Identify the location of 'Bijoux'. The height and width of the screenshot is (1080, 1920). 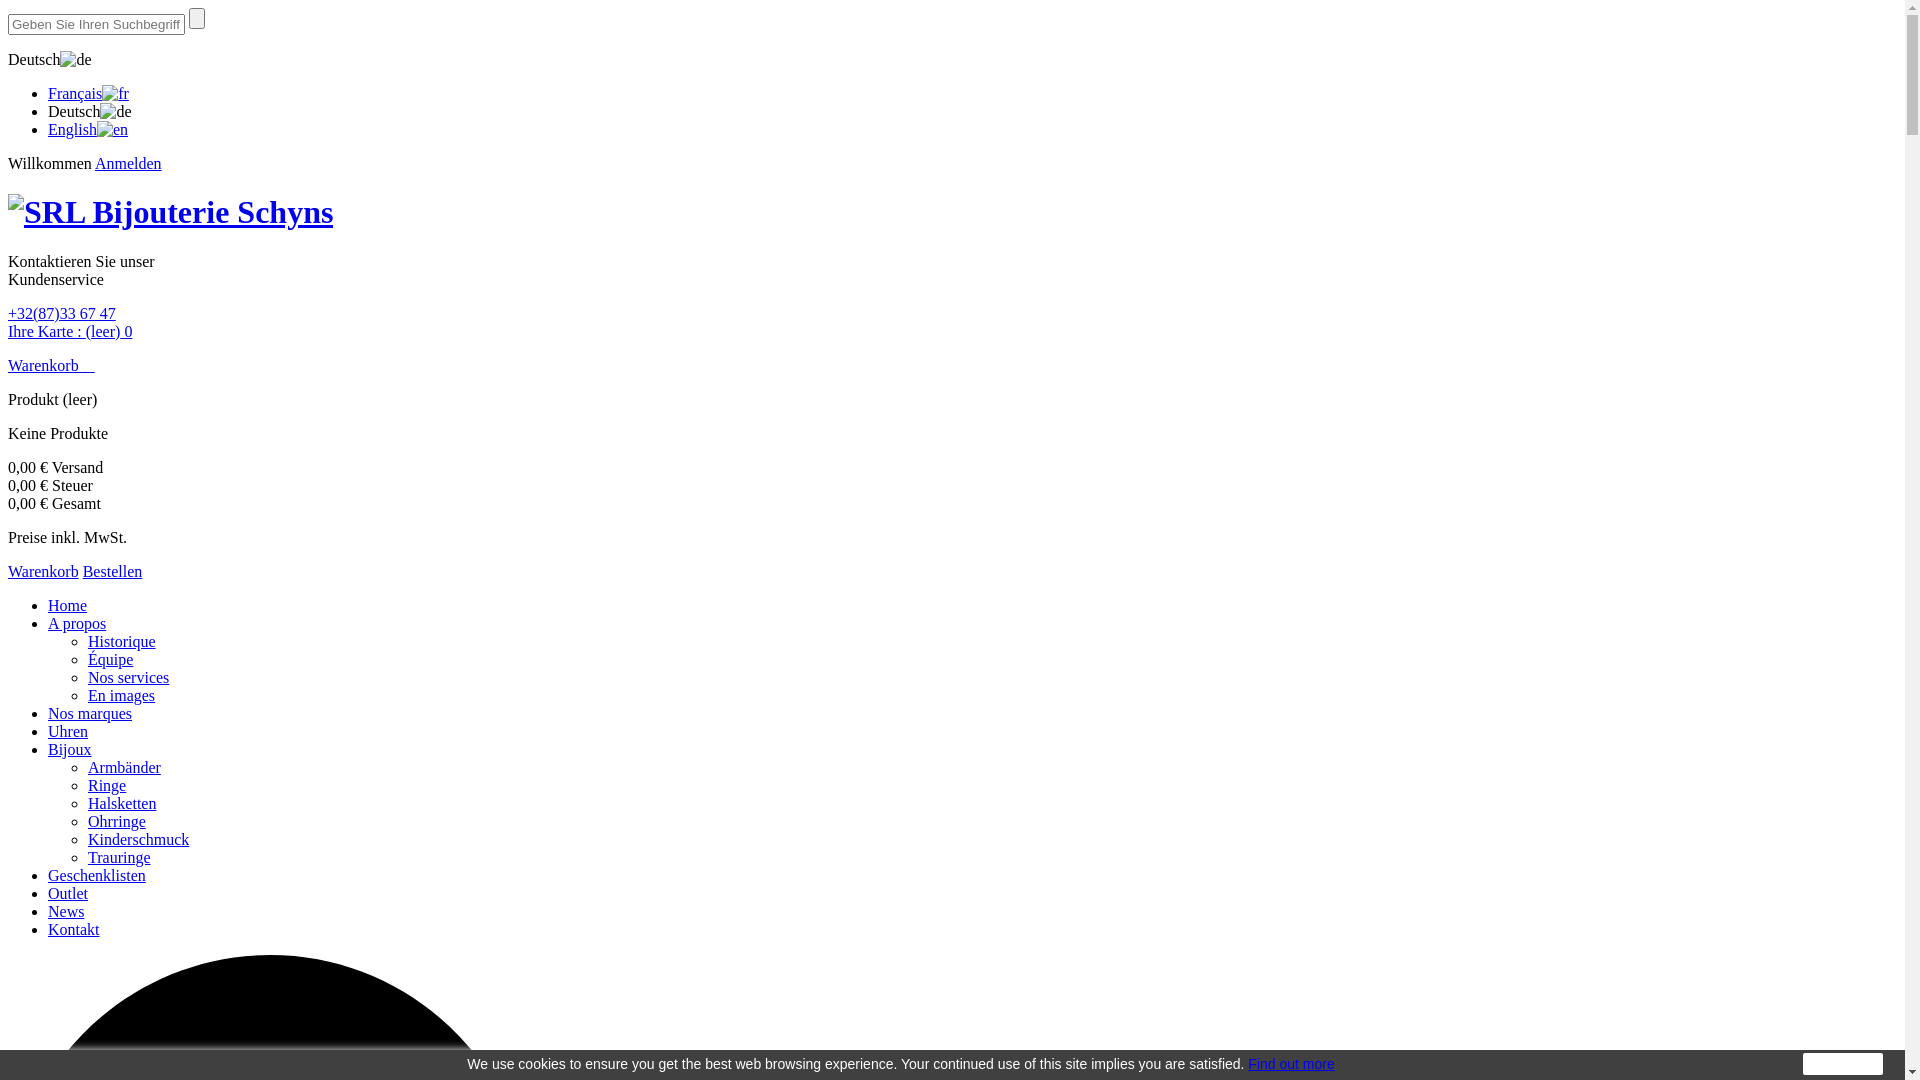
(70, 749).